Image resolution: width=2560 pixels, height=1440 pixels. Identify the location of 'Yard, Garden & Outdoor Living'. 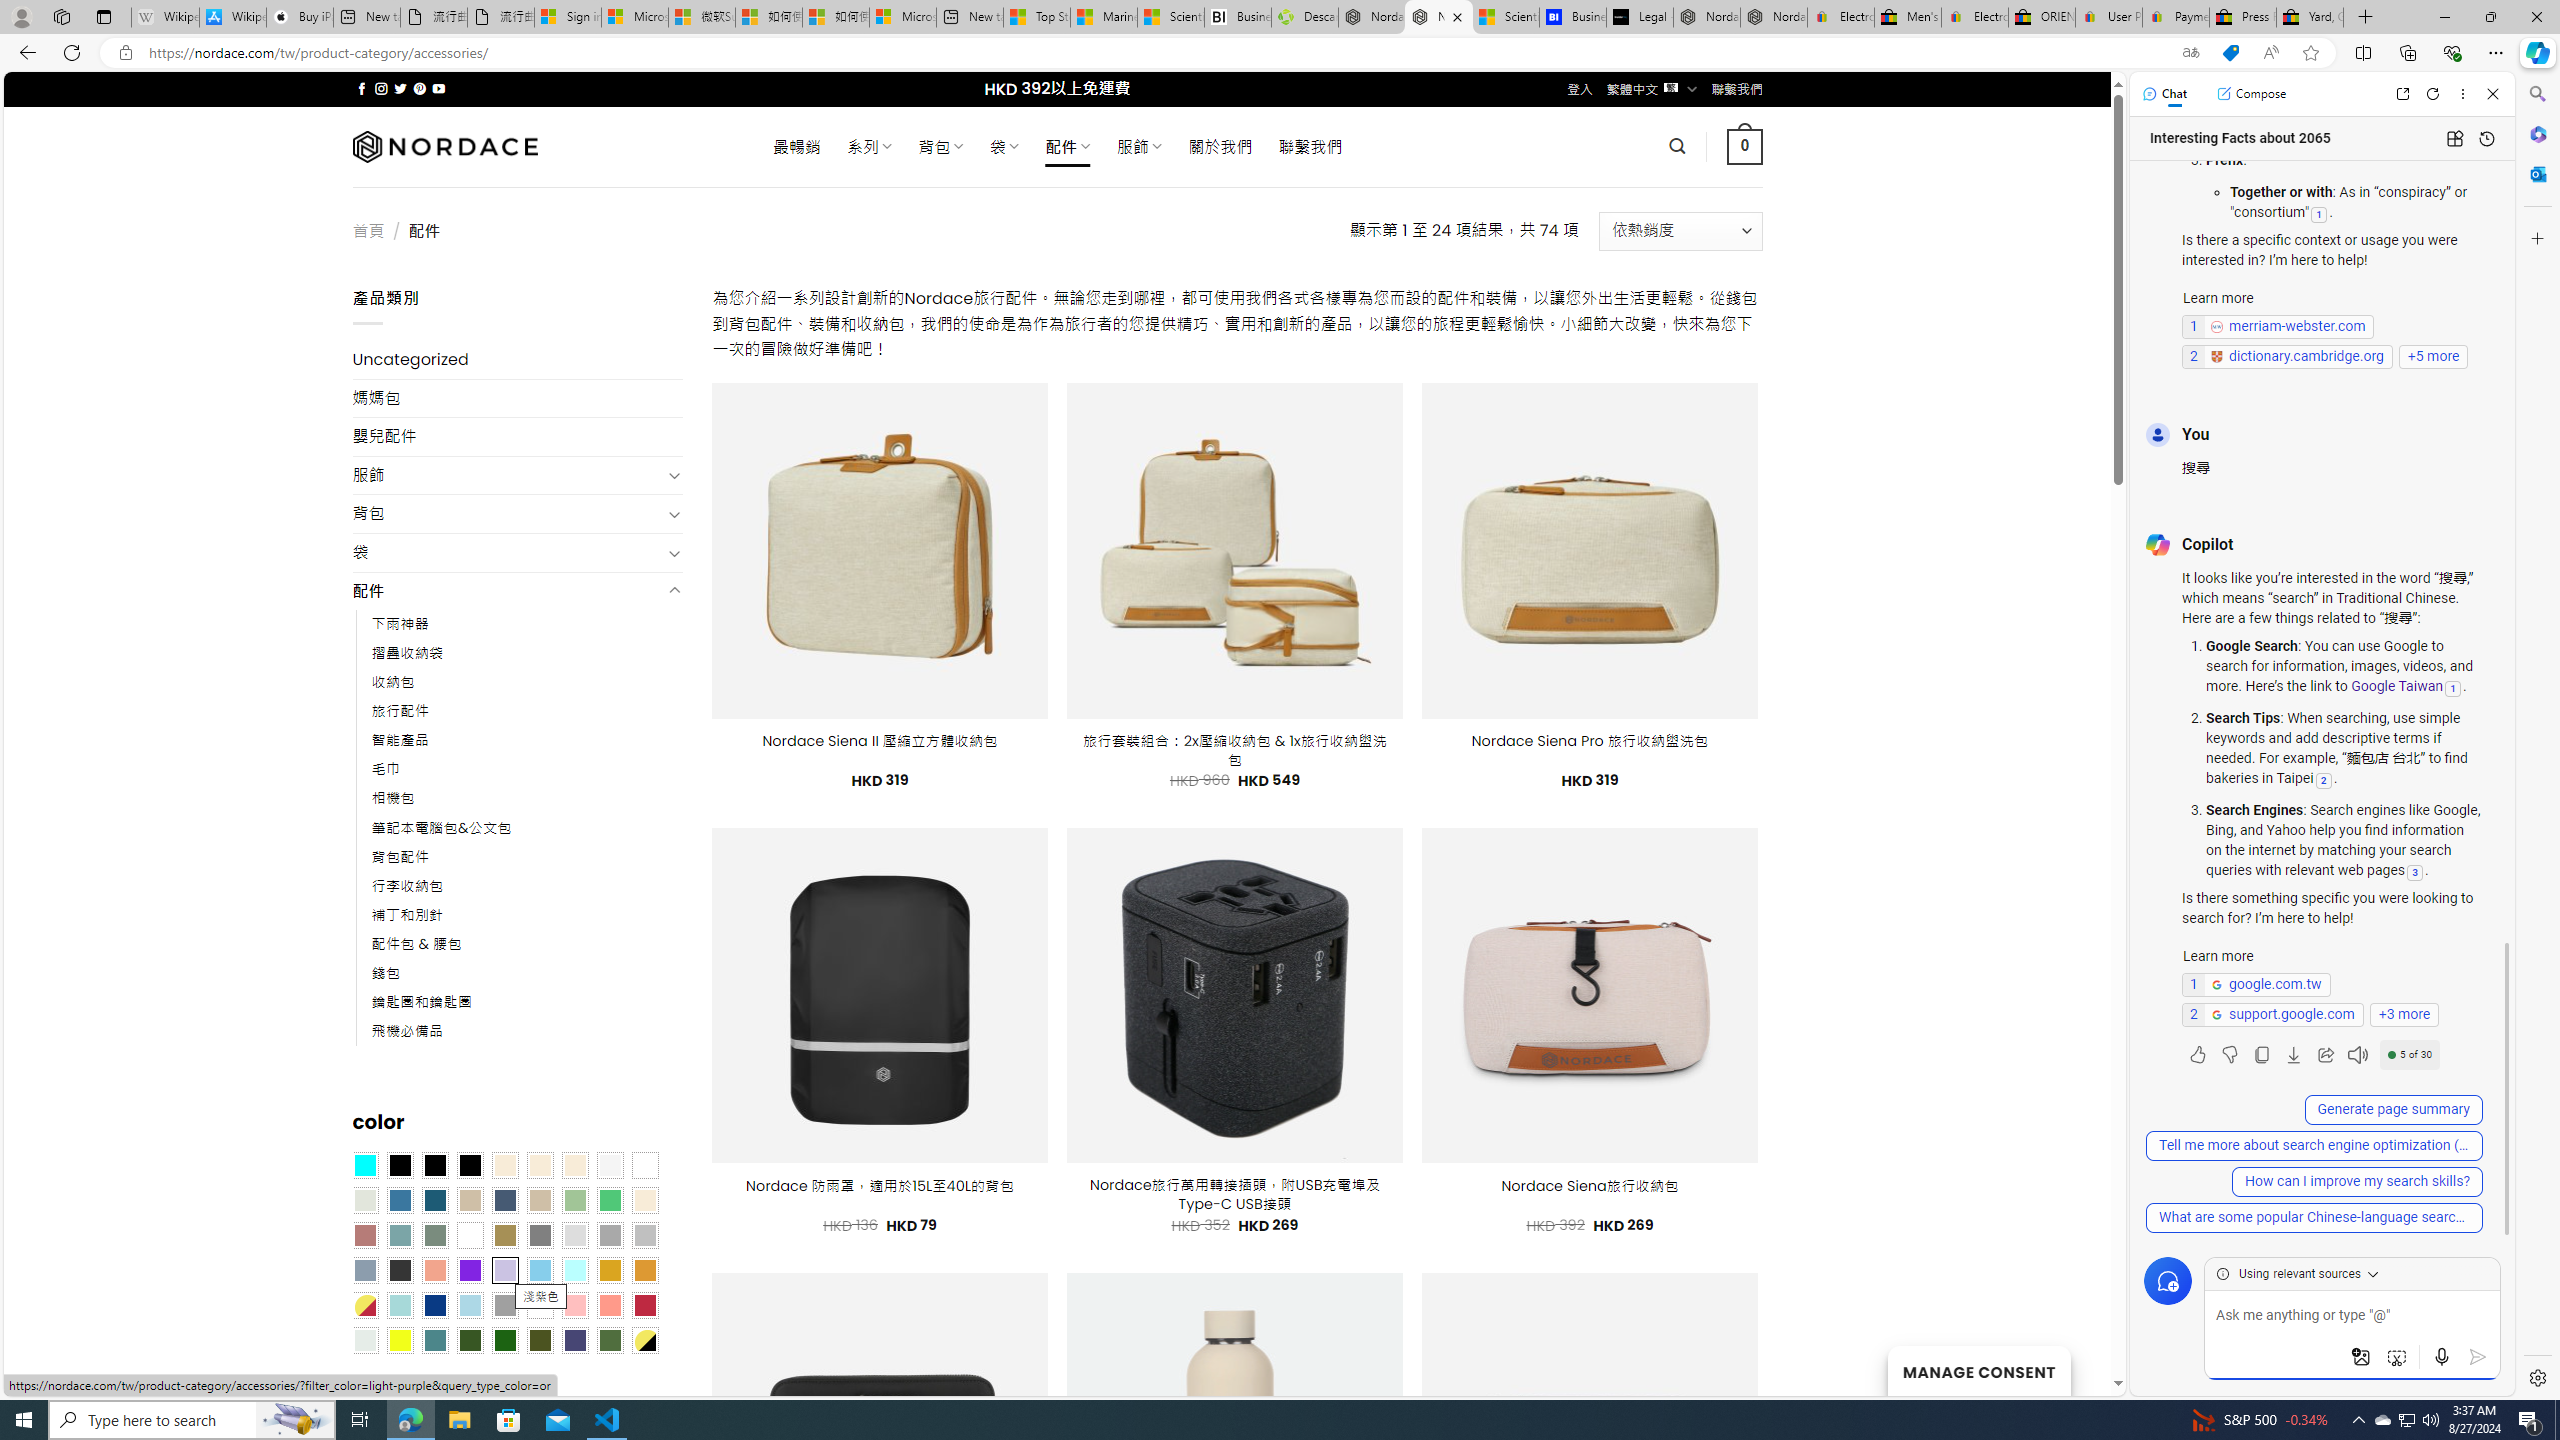
(2310, 16).